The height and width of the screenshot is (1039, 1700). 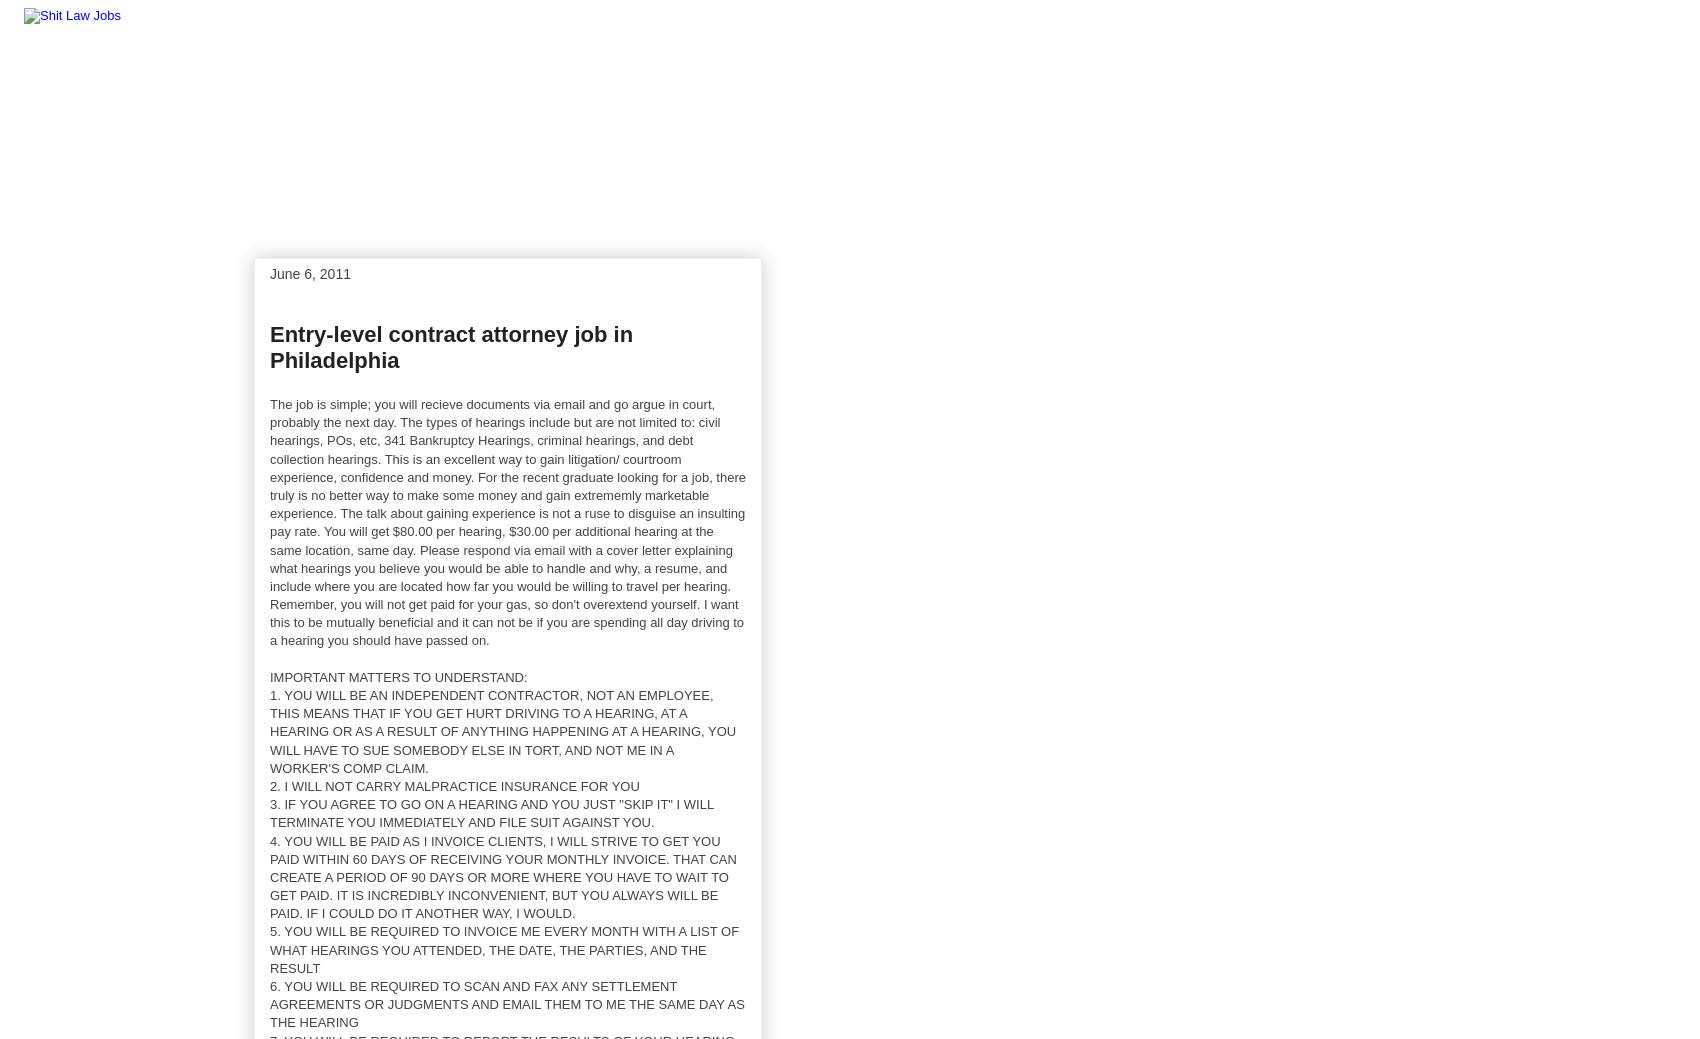 What do you see at coordinates (269, 1004) in the screenshot?
I see `'6. YOU WILL BE REQUIRED TO SCAN AND FAX ANY SETTLEMENT AGREEMENTS OR JUDGMENTS AND EMAIL THEM TO ME THE SAME DAY AS THE HEARING'` at bounding box center [269, 1004].